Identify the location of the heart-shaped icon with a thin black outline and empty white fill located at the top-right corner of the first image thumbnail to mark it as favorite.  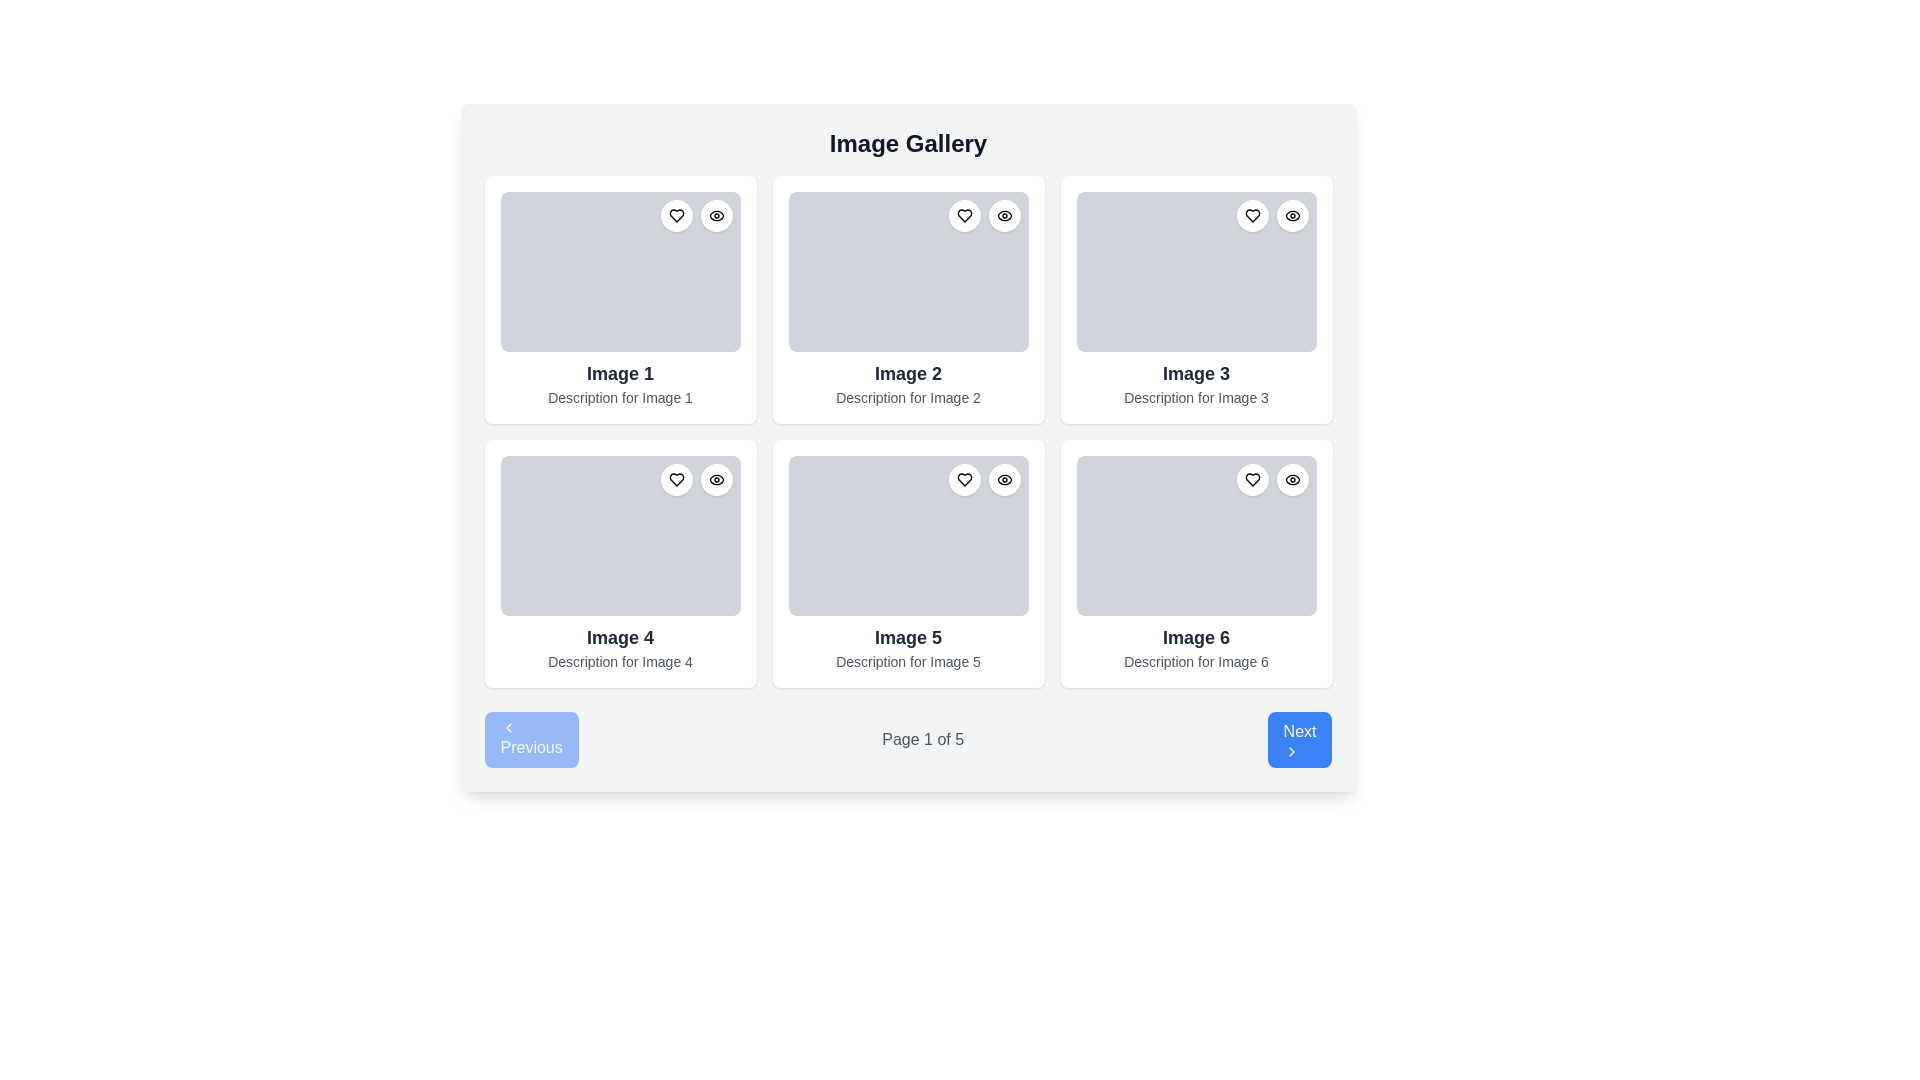
(676, 216).